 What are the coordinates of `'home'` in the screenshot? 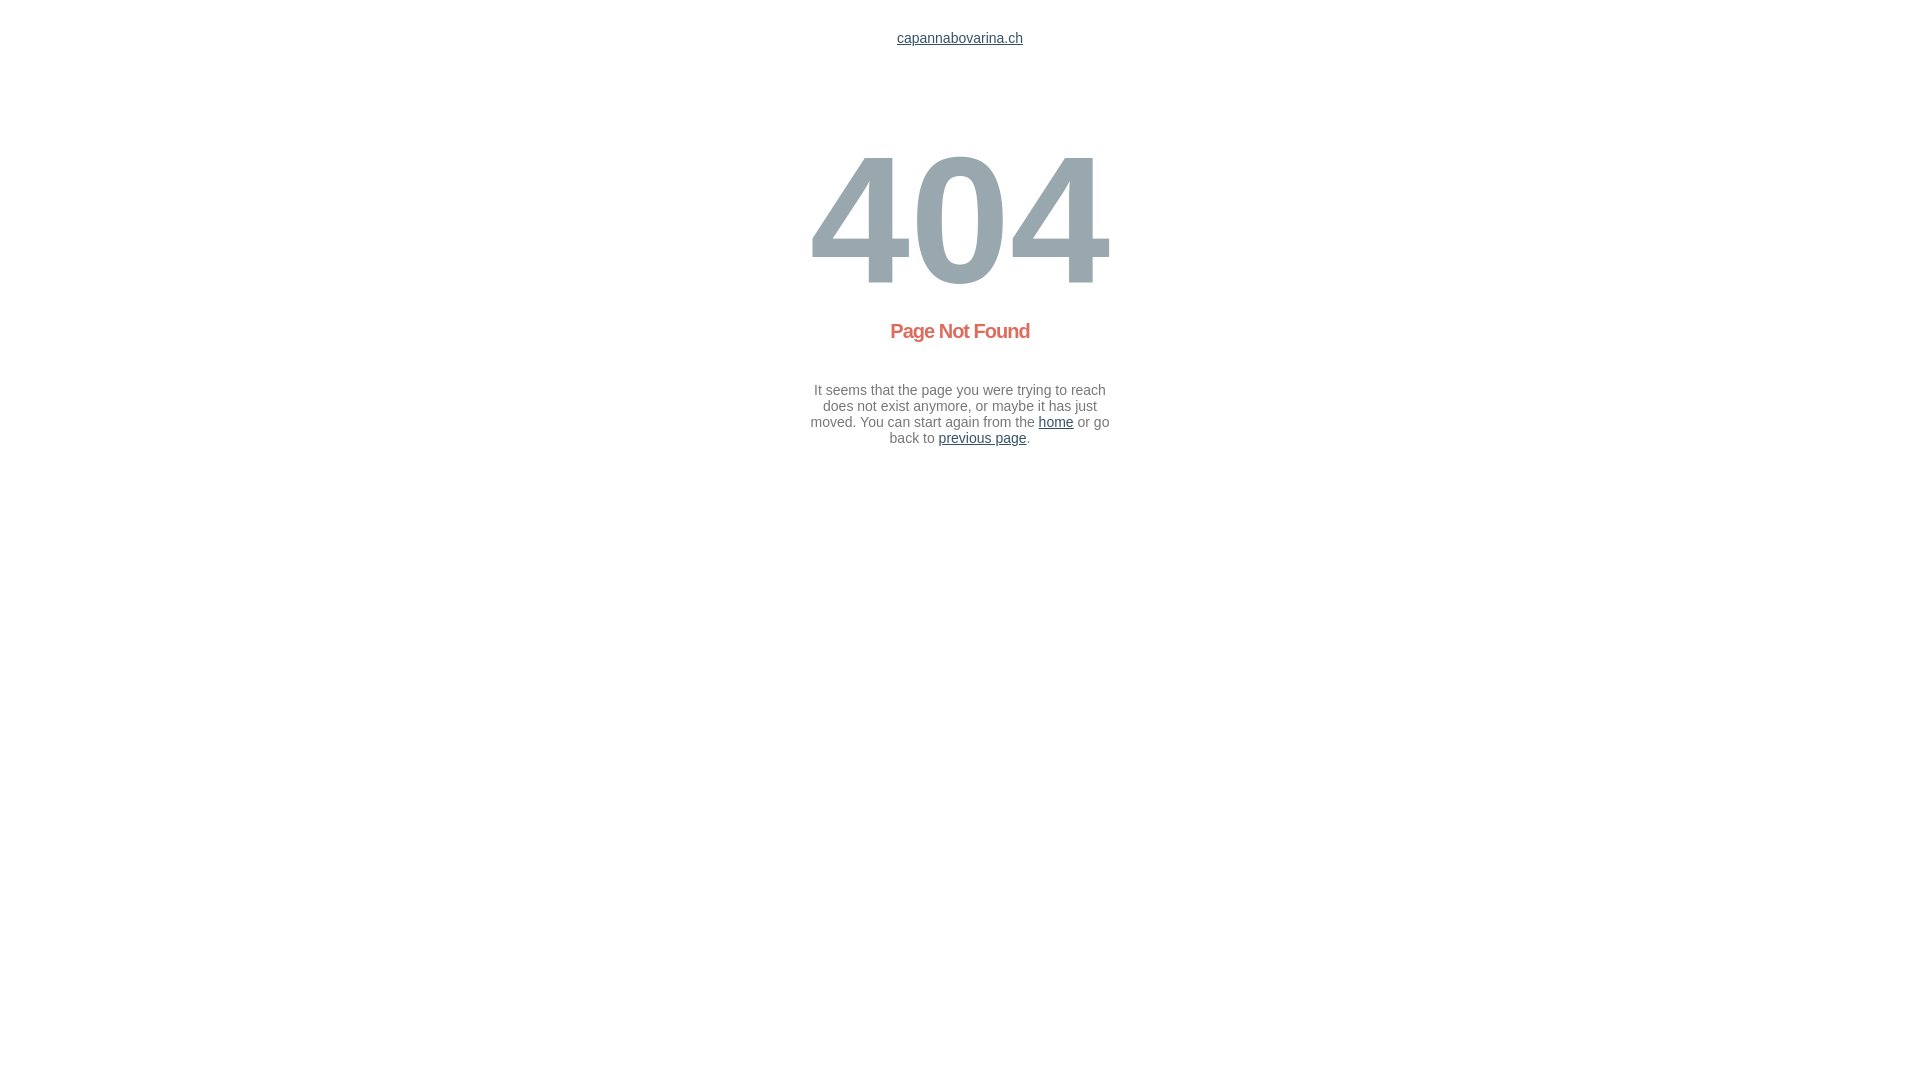 It's located at (1055, 420).